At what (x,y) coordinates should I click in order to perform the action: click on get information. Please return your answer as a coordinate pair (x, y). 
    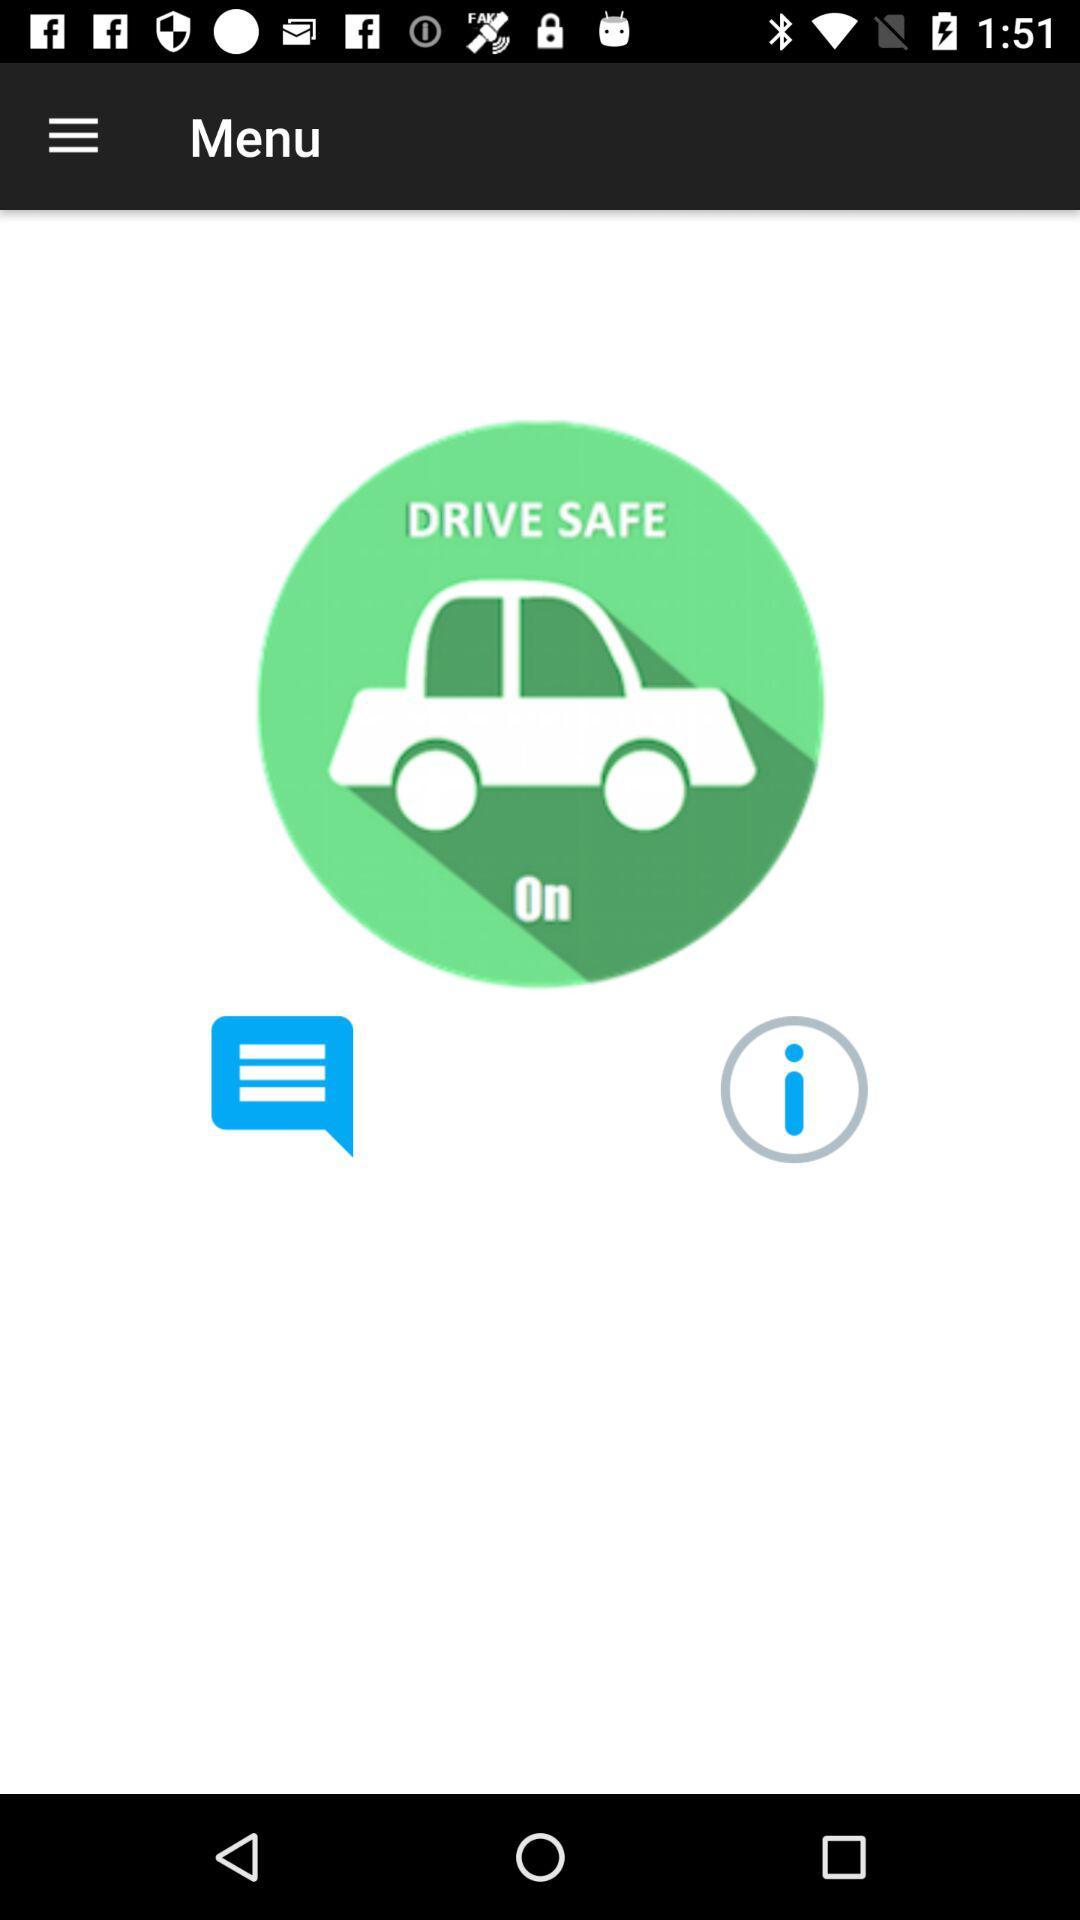
    Looking at the image, I should click on (793, 1088).